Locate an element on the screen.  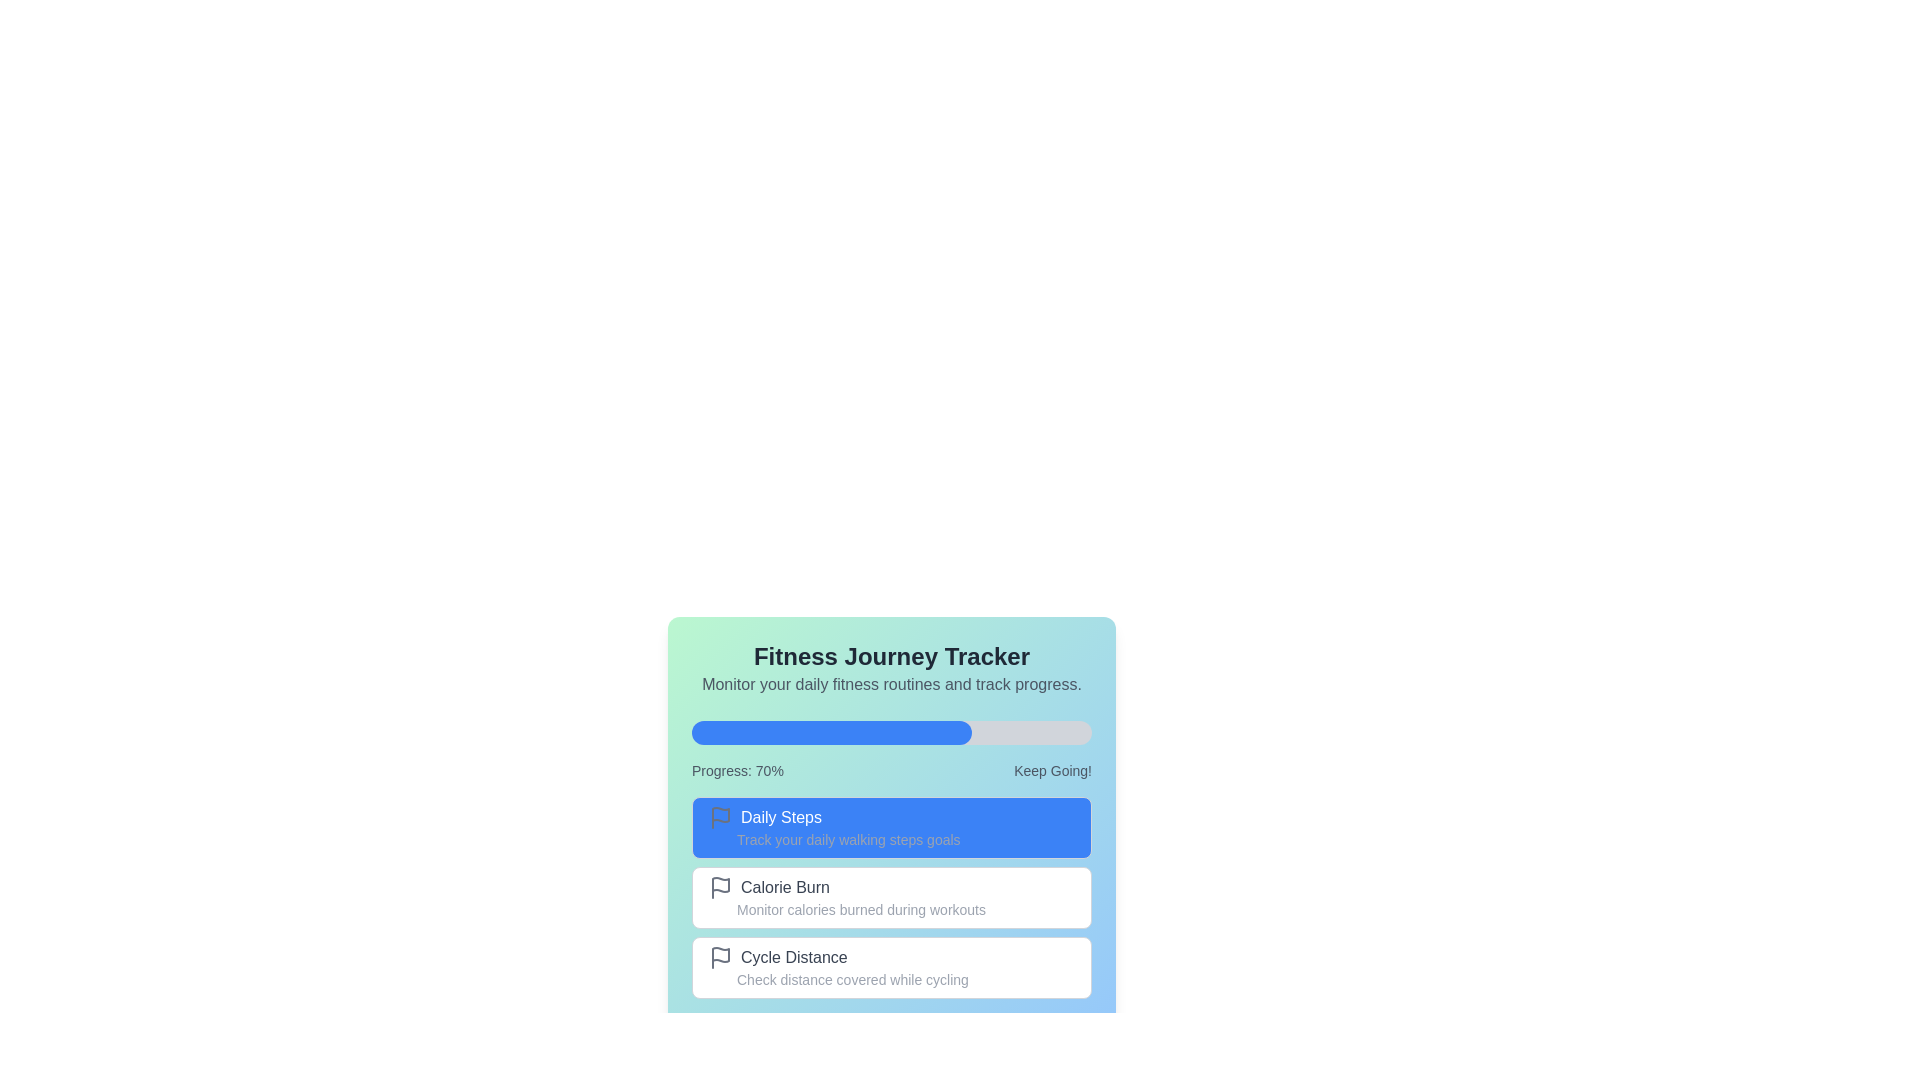
the gray flag icon located to the left of the 'Daily Steps' text is located at coordinates (720, 817).